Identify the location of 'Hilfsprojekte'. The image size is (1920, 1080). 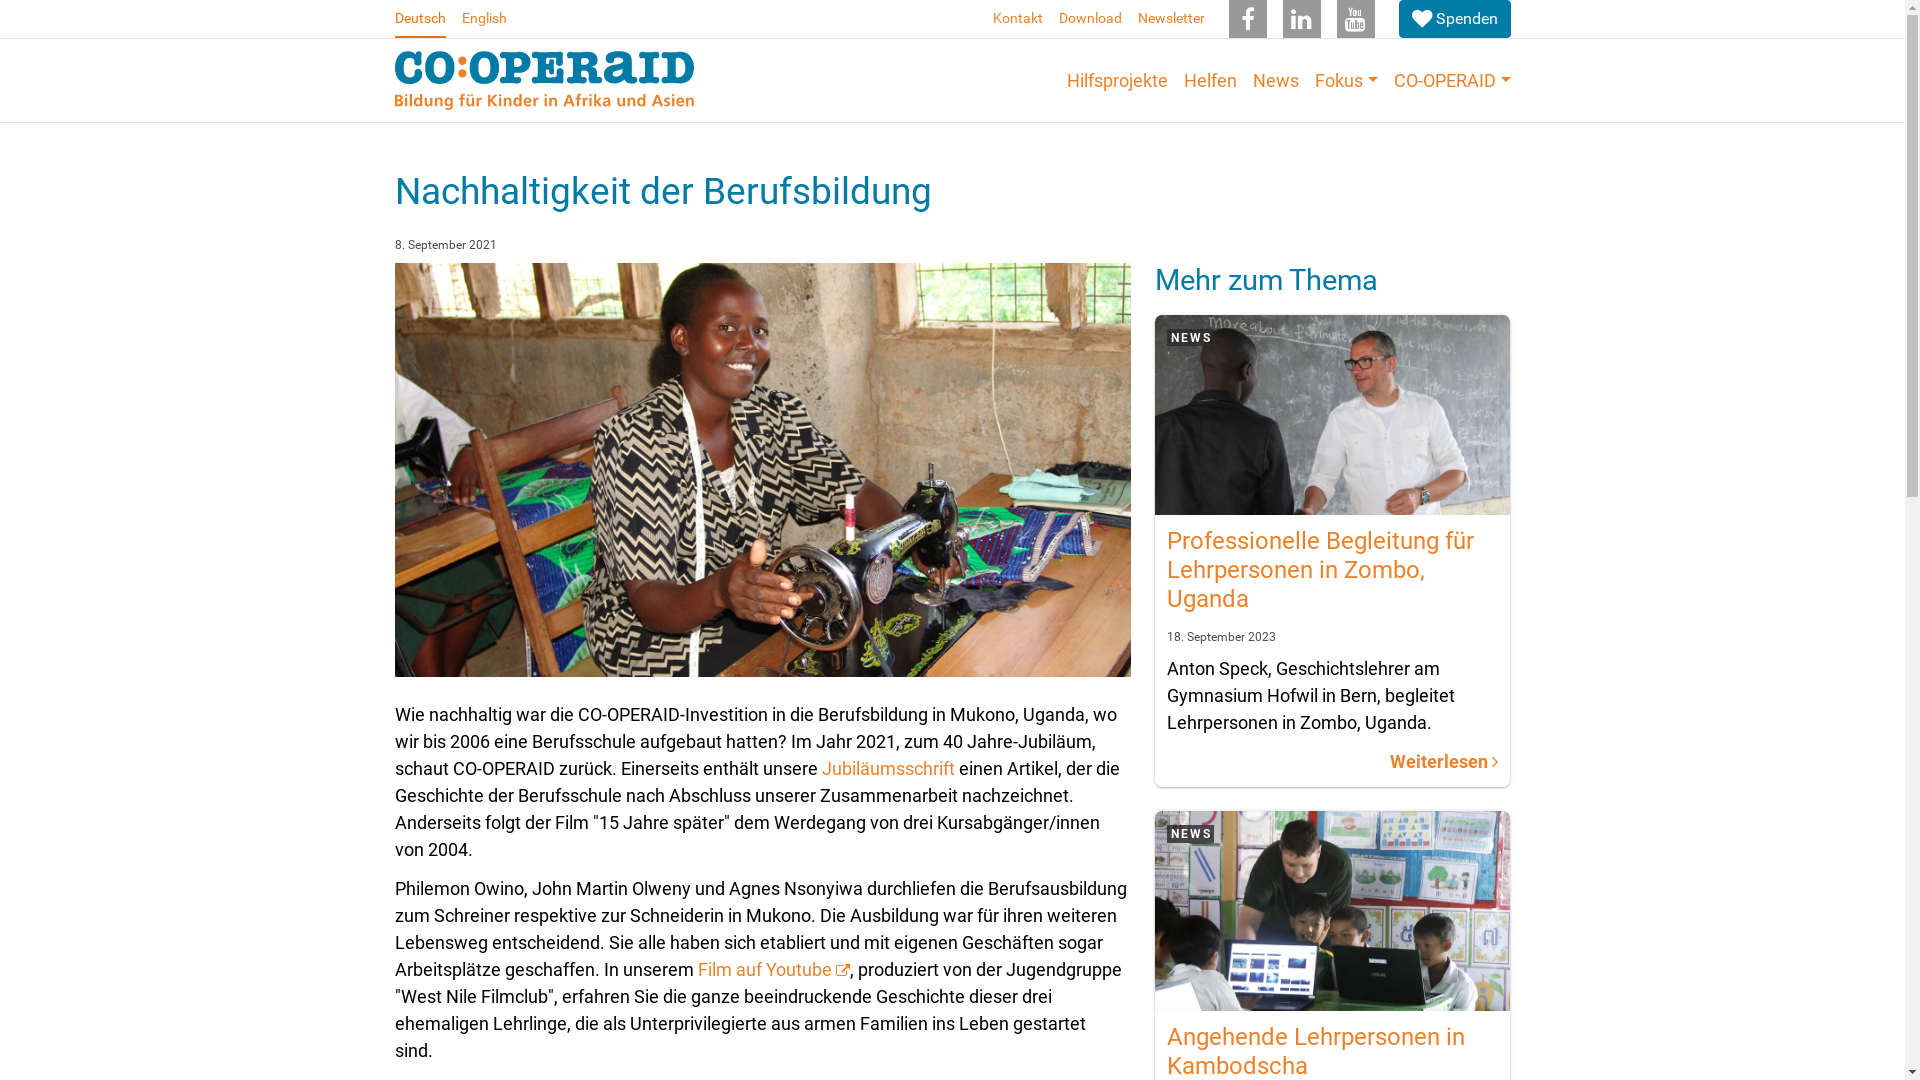
(1116, 79).